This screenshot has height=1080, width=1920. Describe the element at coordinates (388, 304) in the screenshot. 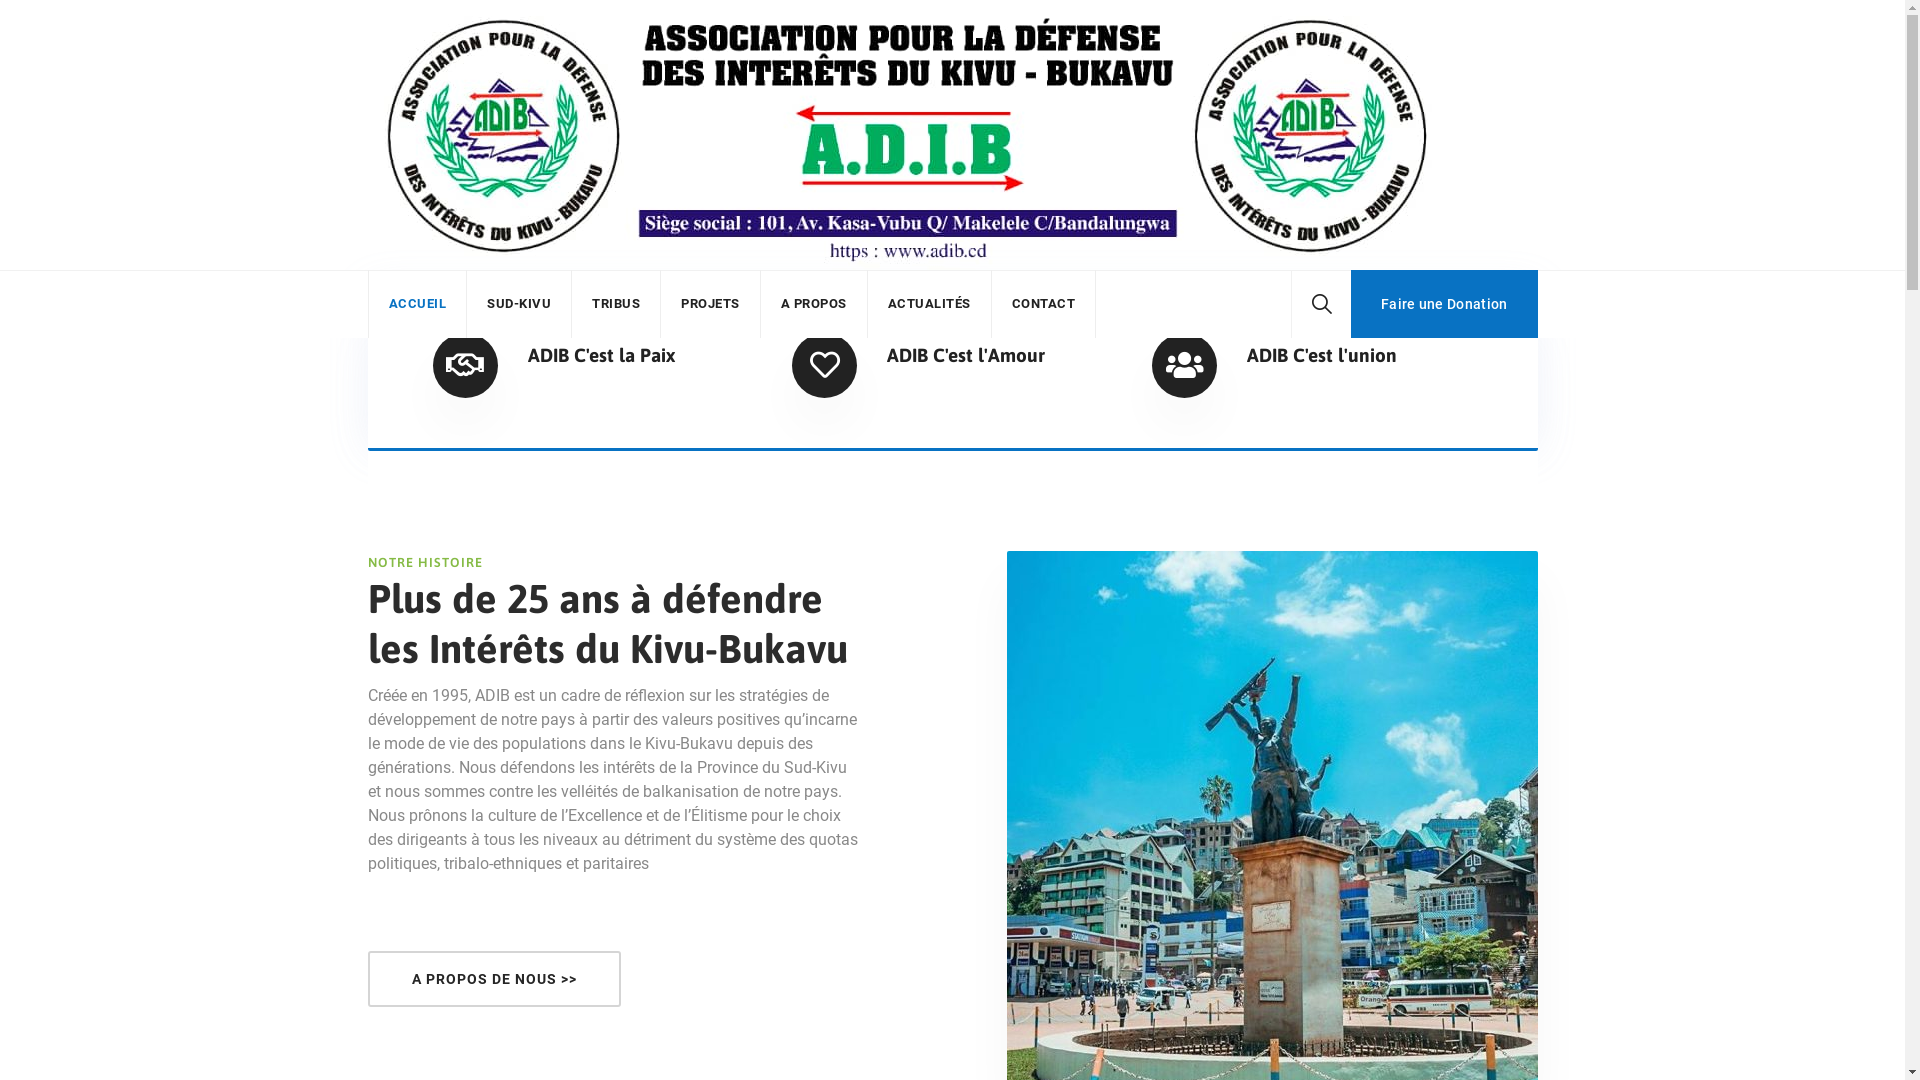

I see `'ACCUEIL'` at that location.